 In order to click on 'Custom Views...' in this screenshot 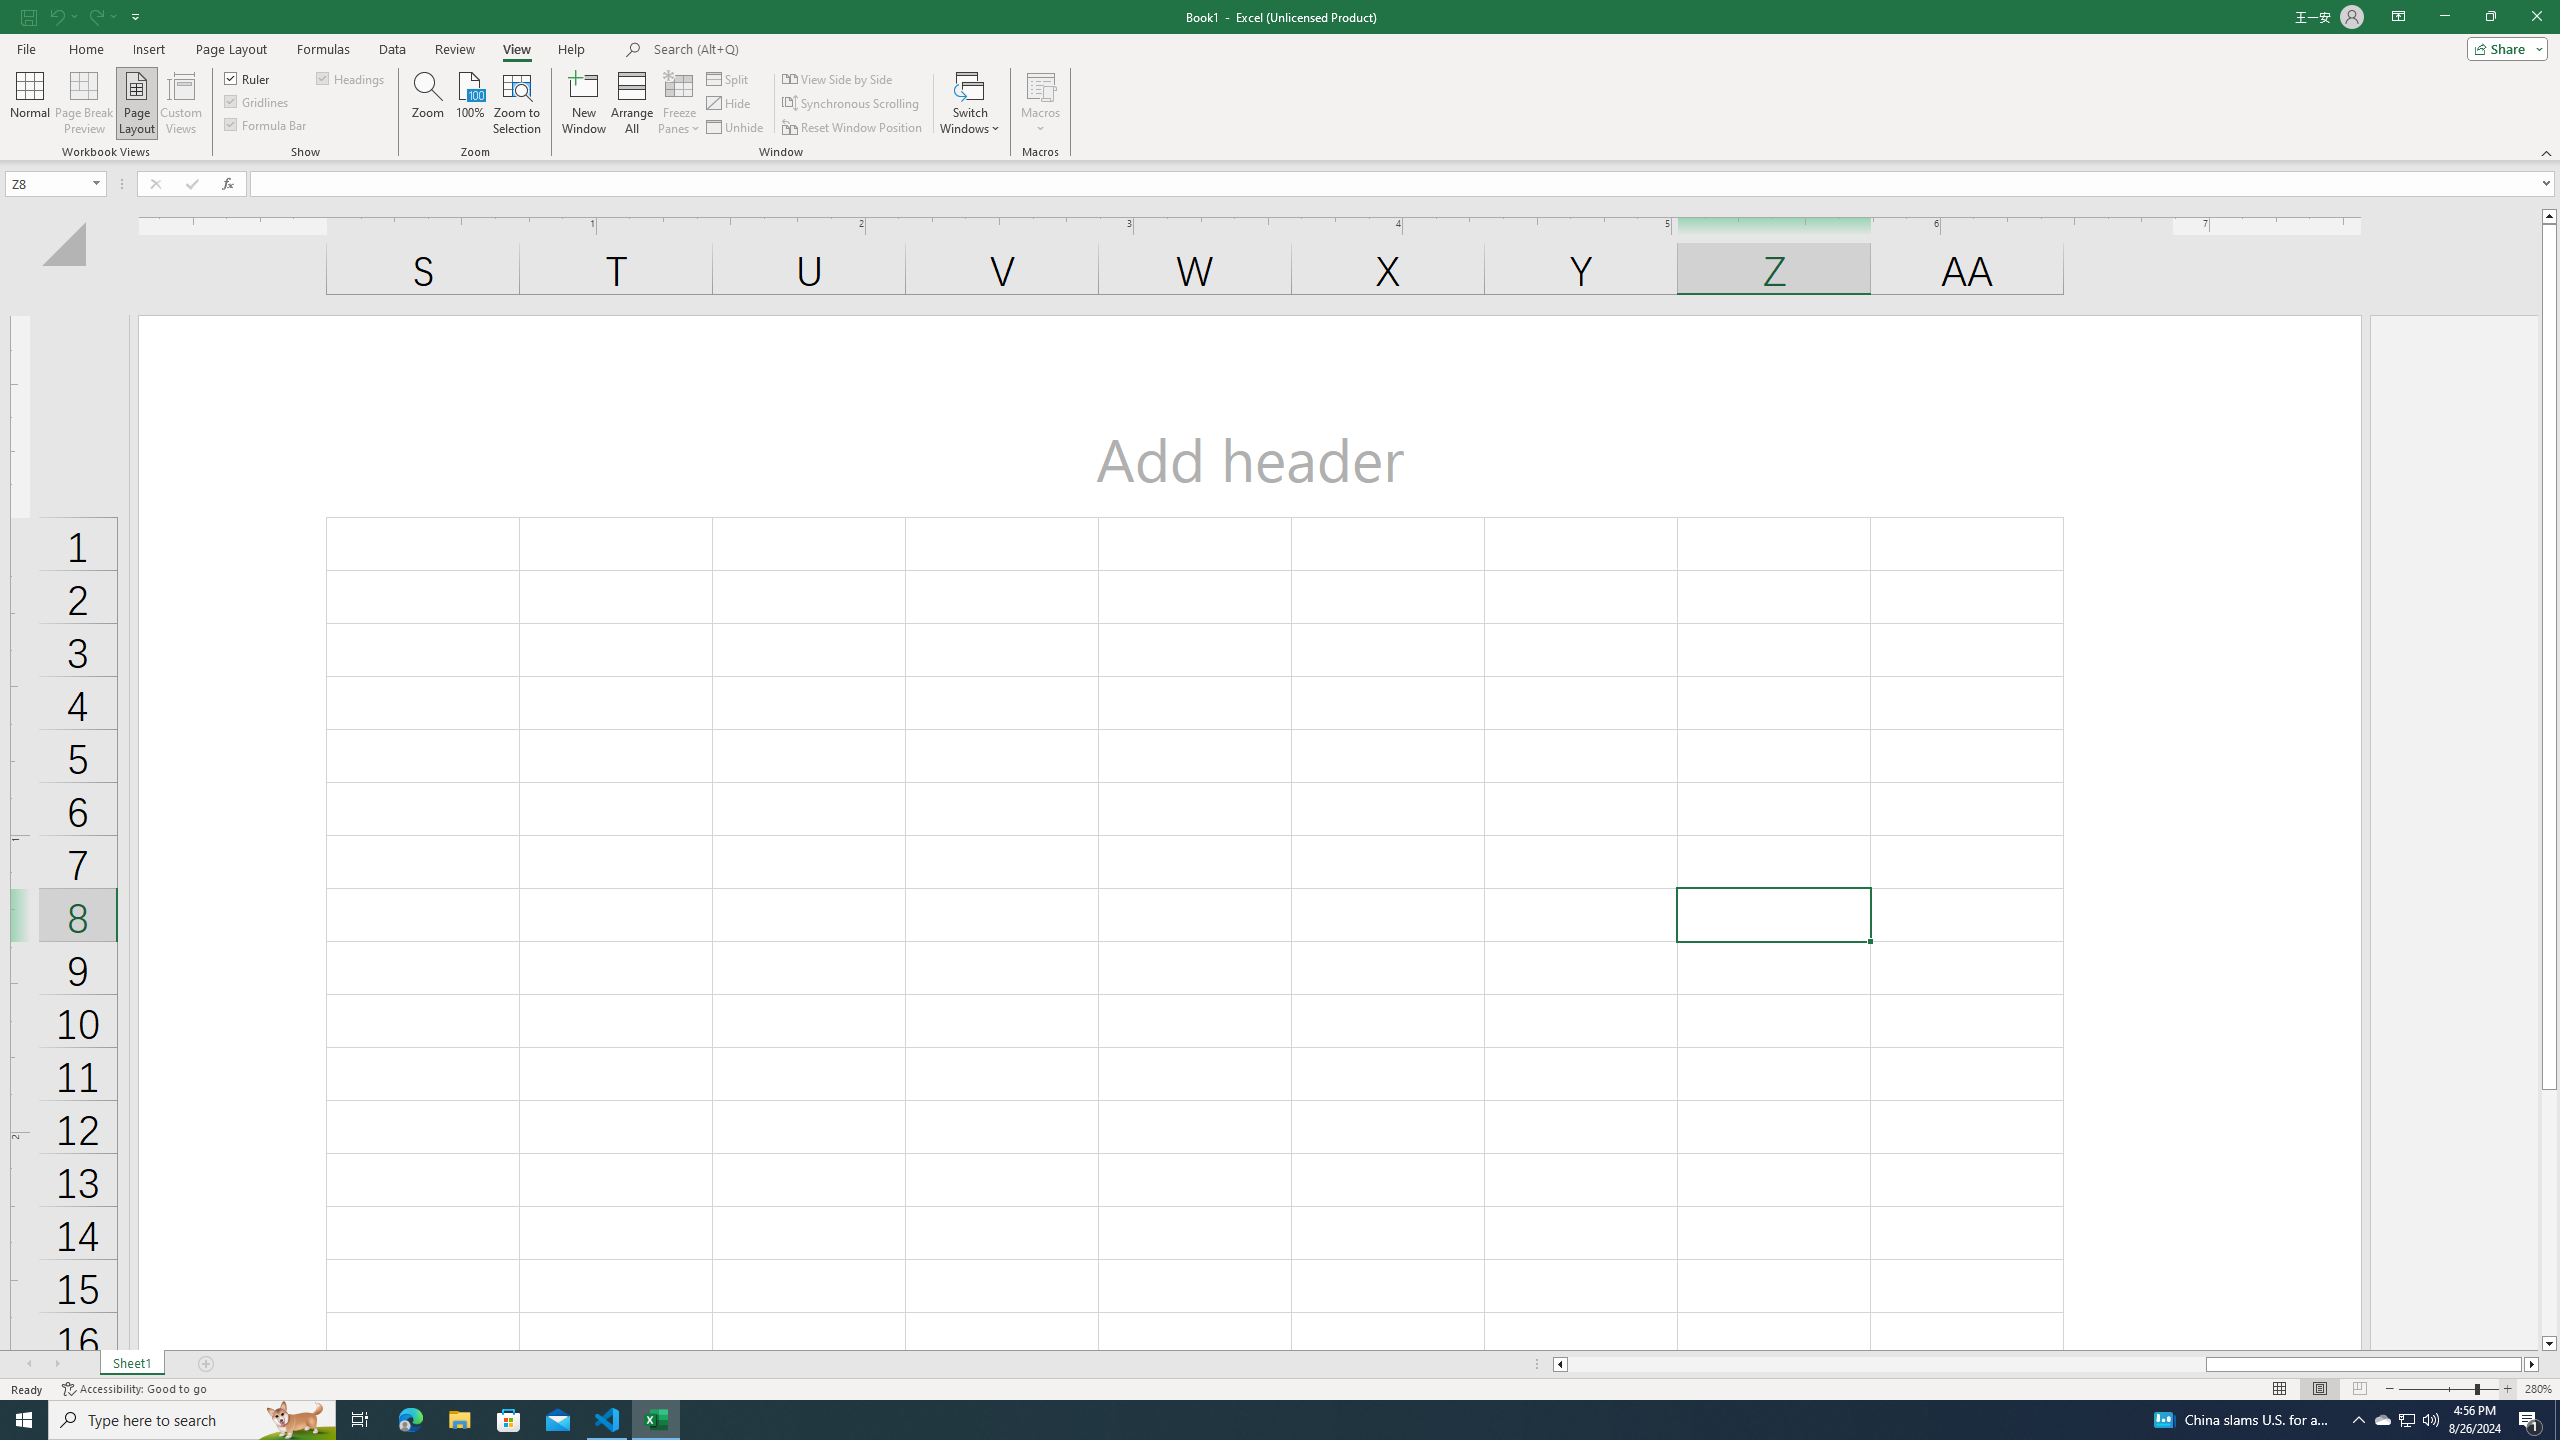, I will do `click(180, 103)`.